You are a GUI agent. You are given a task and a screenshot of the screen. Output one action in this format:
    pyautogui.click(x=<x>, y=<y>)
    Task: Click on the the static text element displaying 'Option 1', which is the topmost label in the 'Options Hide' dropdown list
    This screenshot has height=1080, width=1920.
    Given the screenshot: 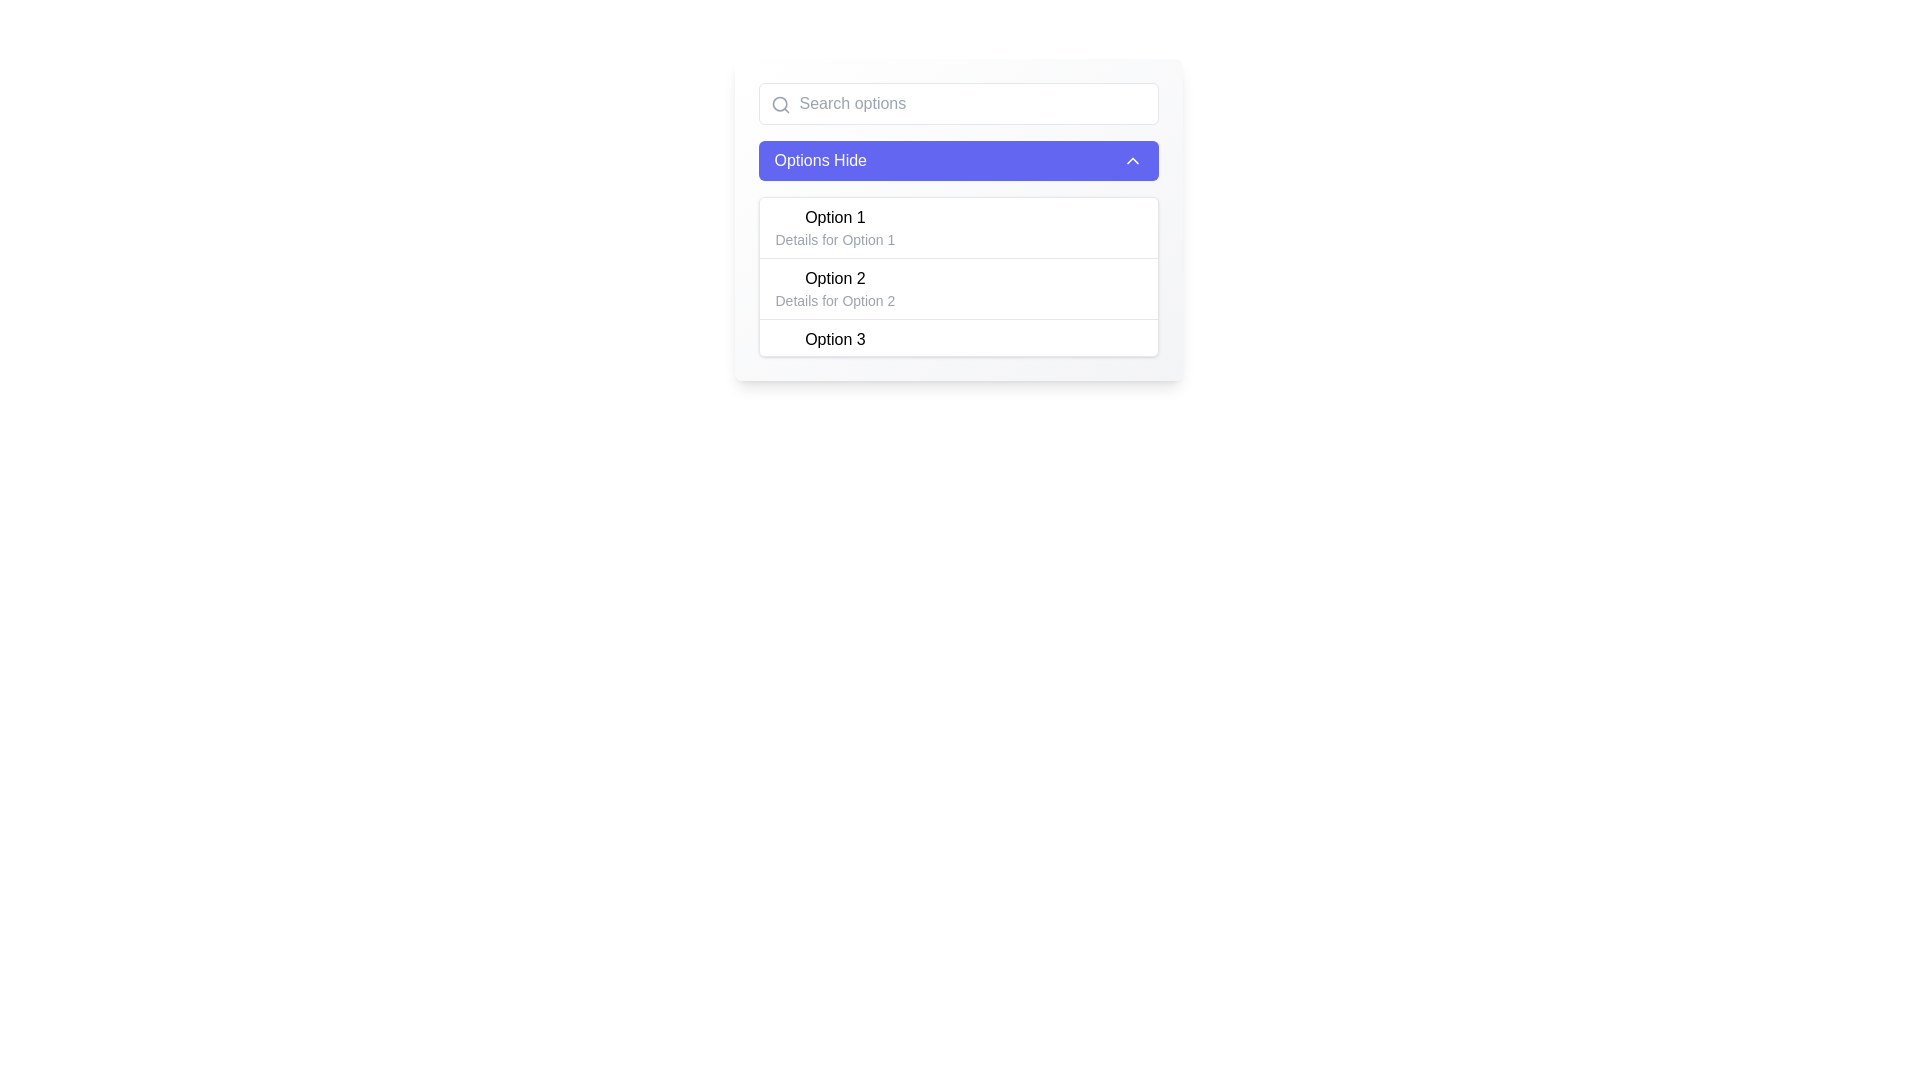 What is the action you would take?
    pyautogui.click(x=835, y=218)
    